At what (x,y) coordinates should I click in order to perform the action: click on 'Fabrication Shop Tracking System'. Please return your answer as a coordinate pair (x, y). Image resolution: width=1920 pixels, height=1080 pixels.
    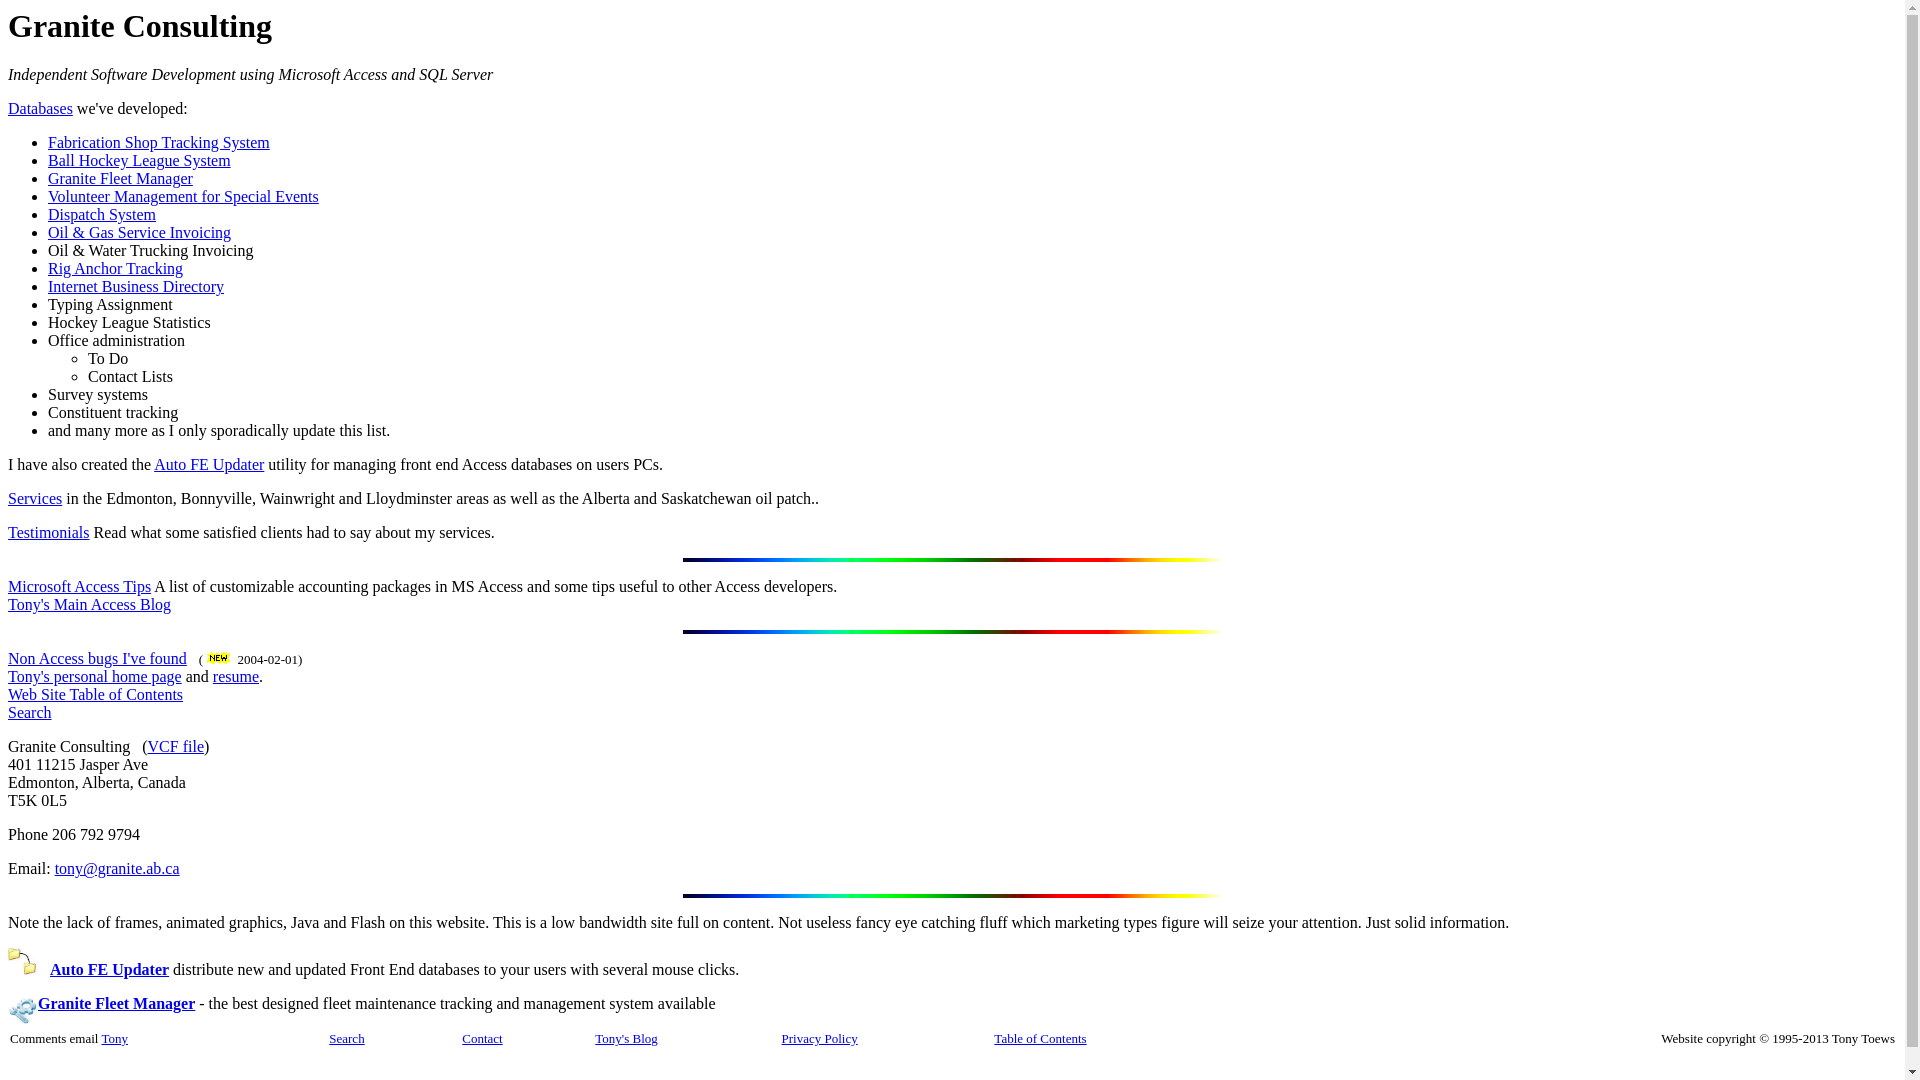
    Looking at the image, I should click on (157, 141).